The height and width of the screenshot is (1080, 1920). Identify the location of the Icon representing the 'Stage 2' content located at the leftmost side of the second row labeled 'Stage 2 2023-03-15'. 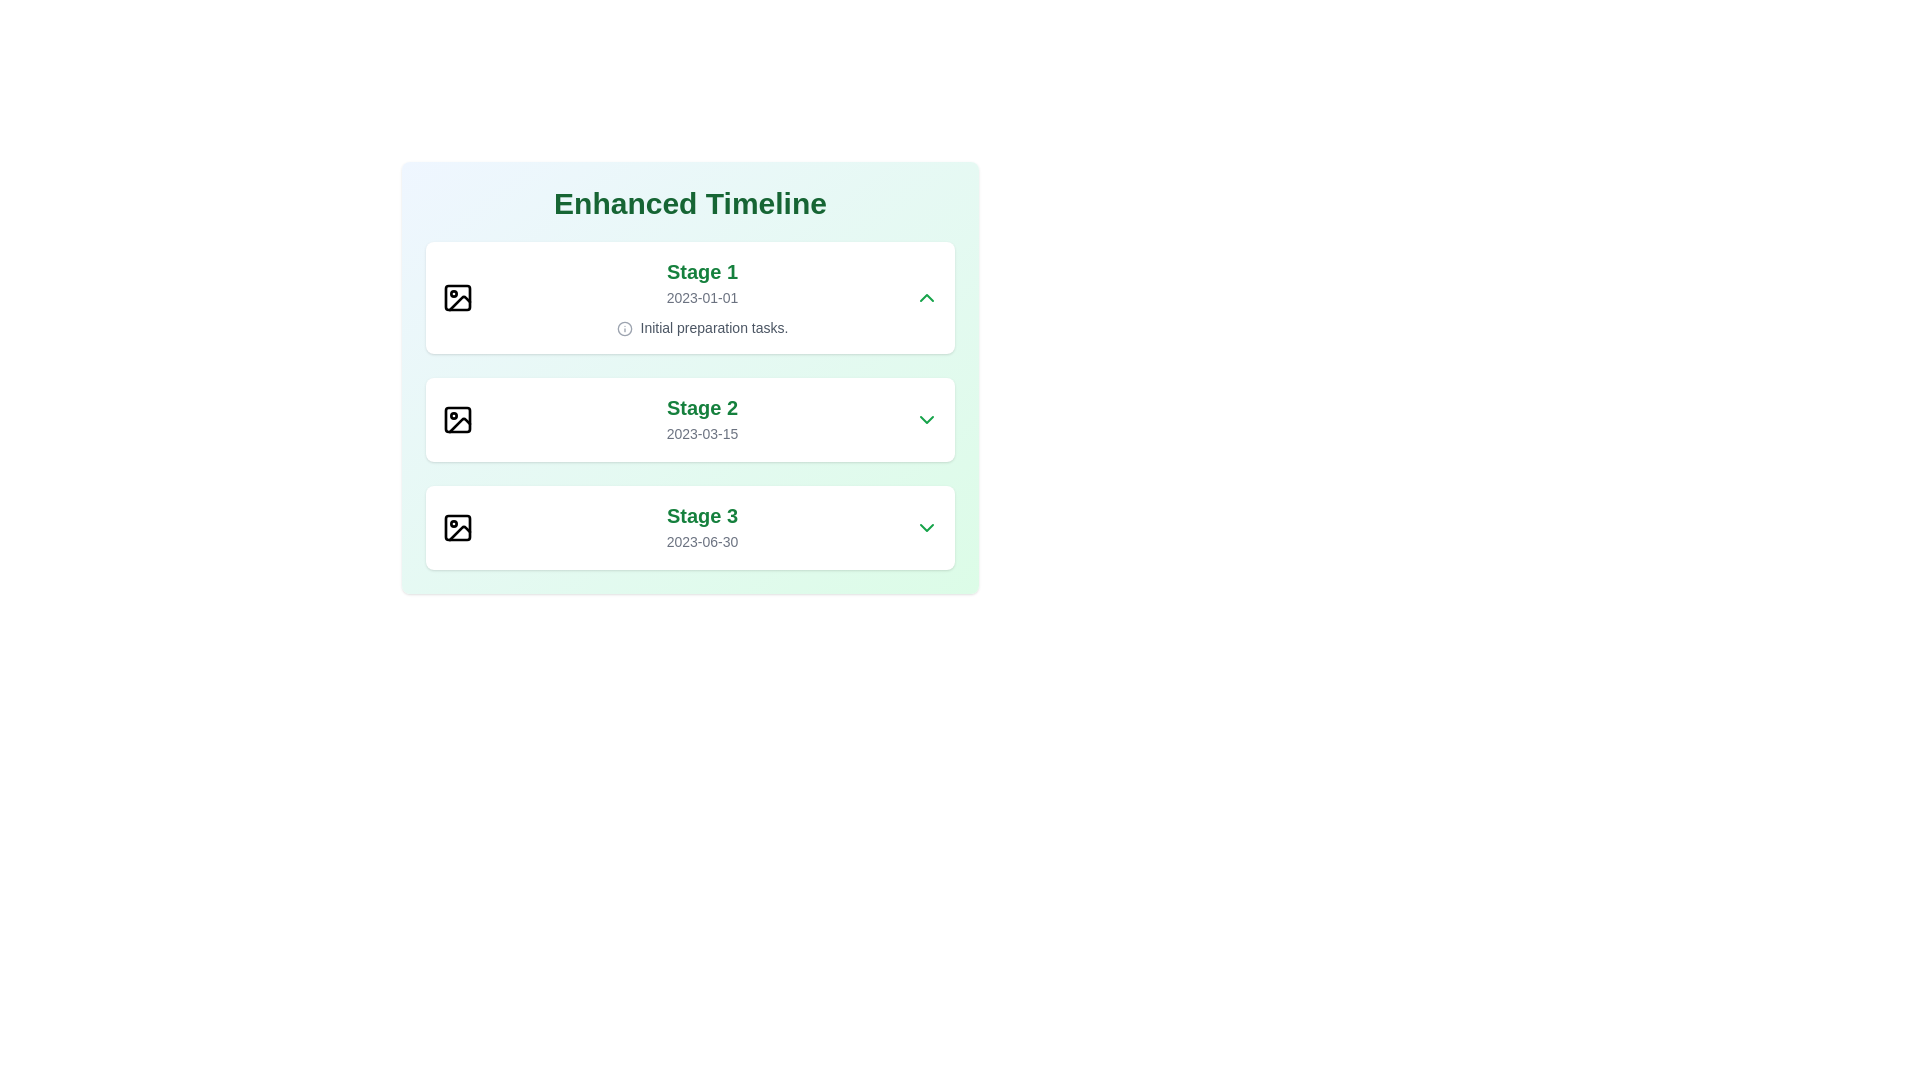
(456, 419).